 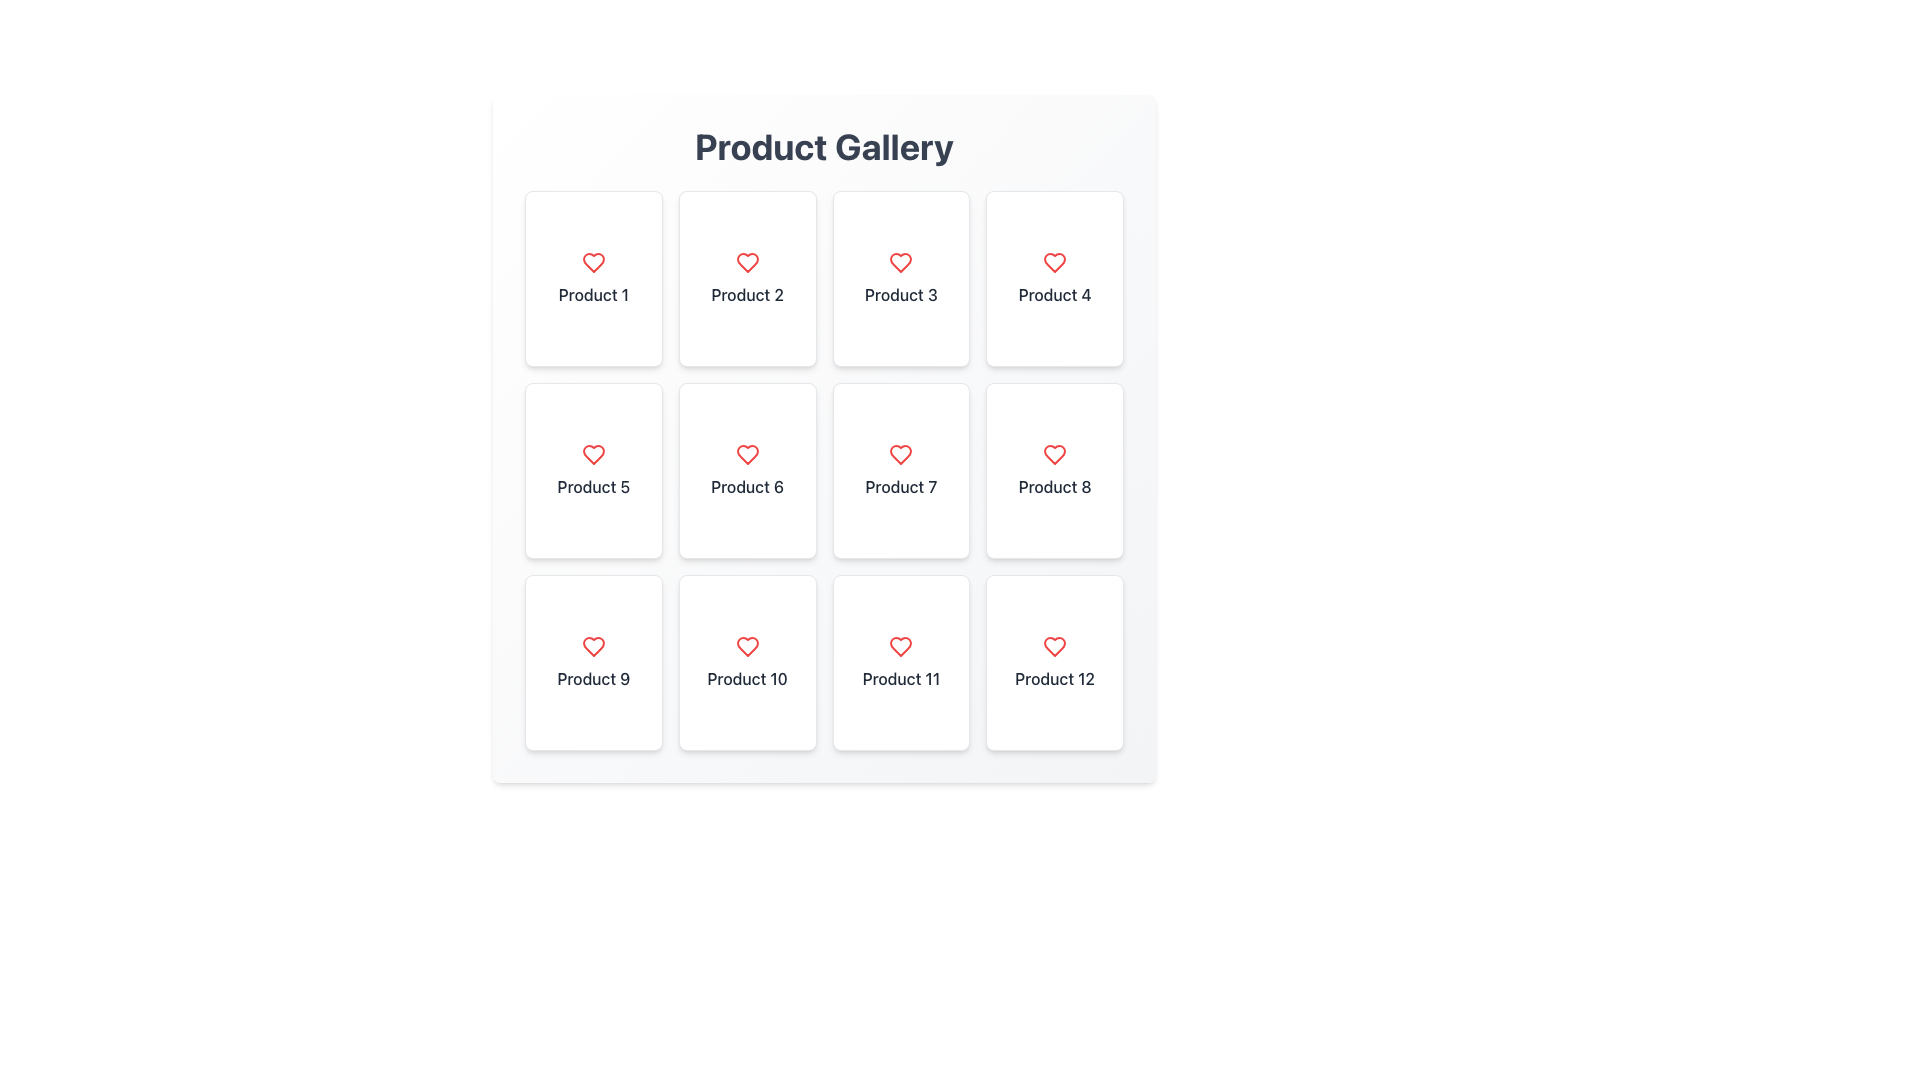 What do you see at coordinates (1054, 470) in the screenshot?
I see `the rectangular card with a white background and rounded corners that contains a red heart icon and the text label 'Product 8', located in the third row, fourth column of the grid layout` at bounding box center [1054, 470].